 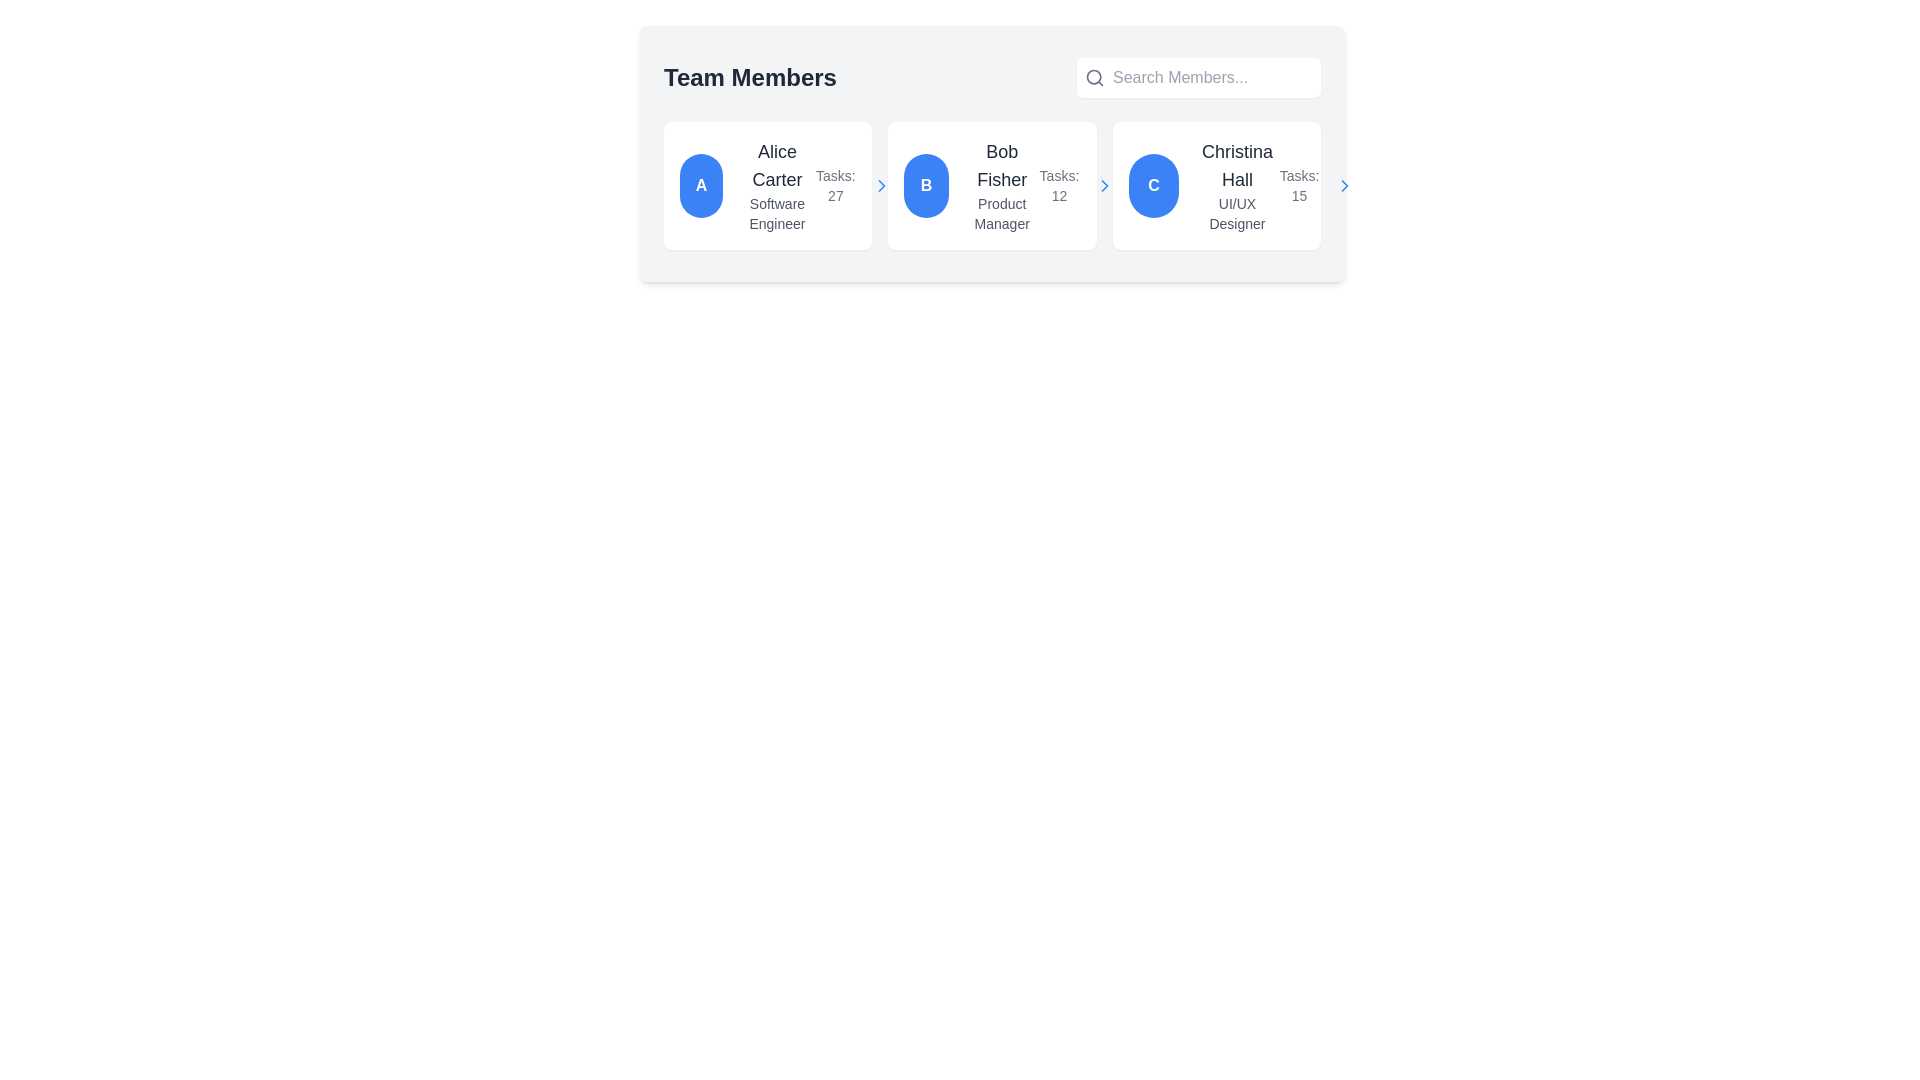 What do you see at coordinates (1002, 213) in the screenshot?
I see `the 'Product Manager' text label, which is styled in a smaller gray font and located below 'Bob Fisher' on the profile card` at bounding box center [1002, 213].